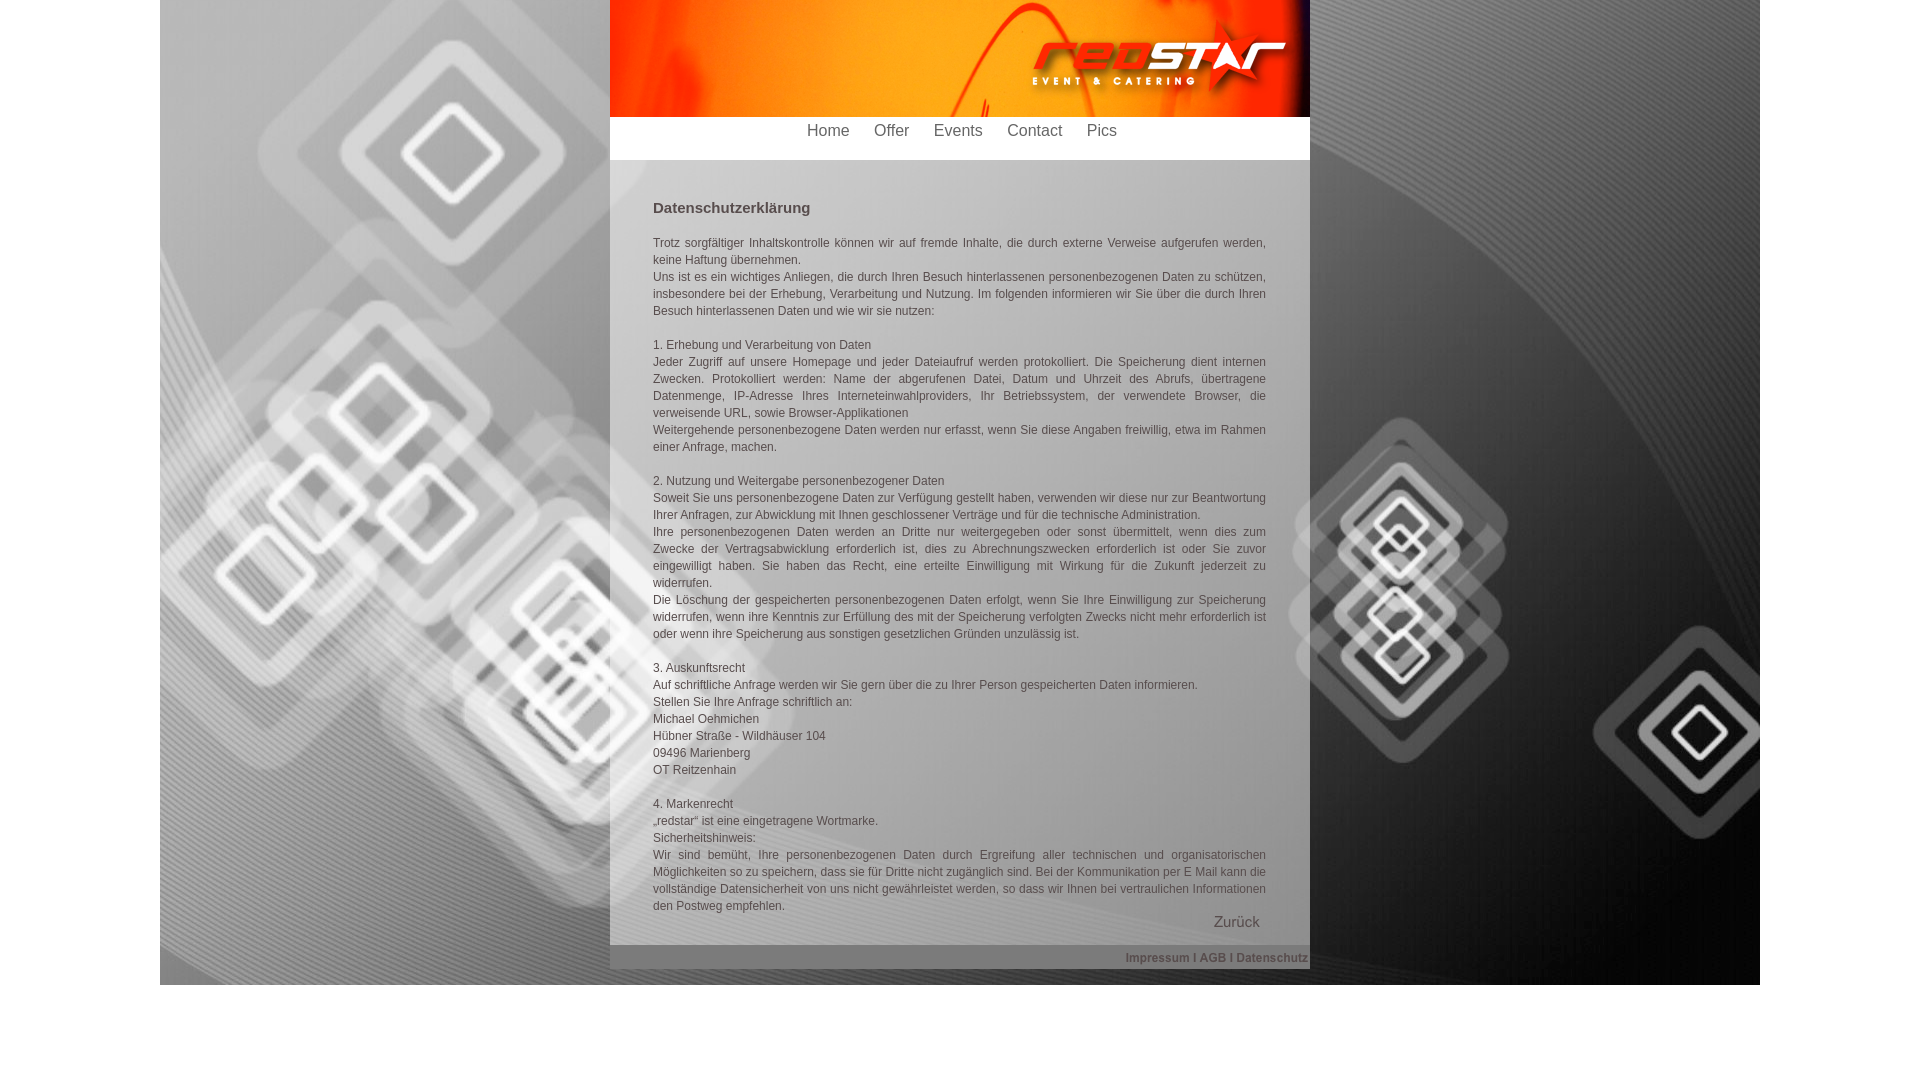  I want to click on 'Home', so click(806, 130).